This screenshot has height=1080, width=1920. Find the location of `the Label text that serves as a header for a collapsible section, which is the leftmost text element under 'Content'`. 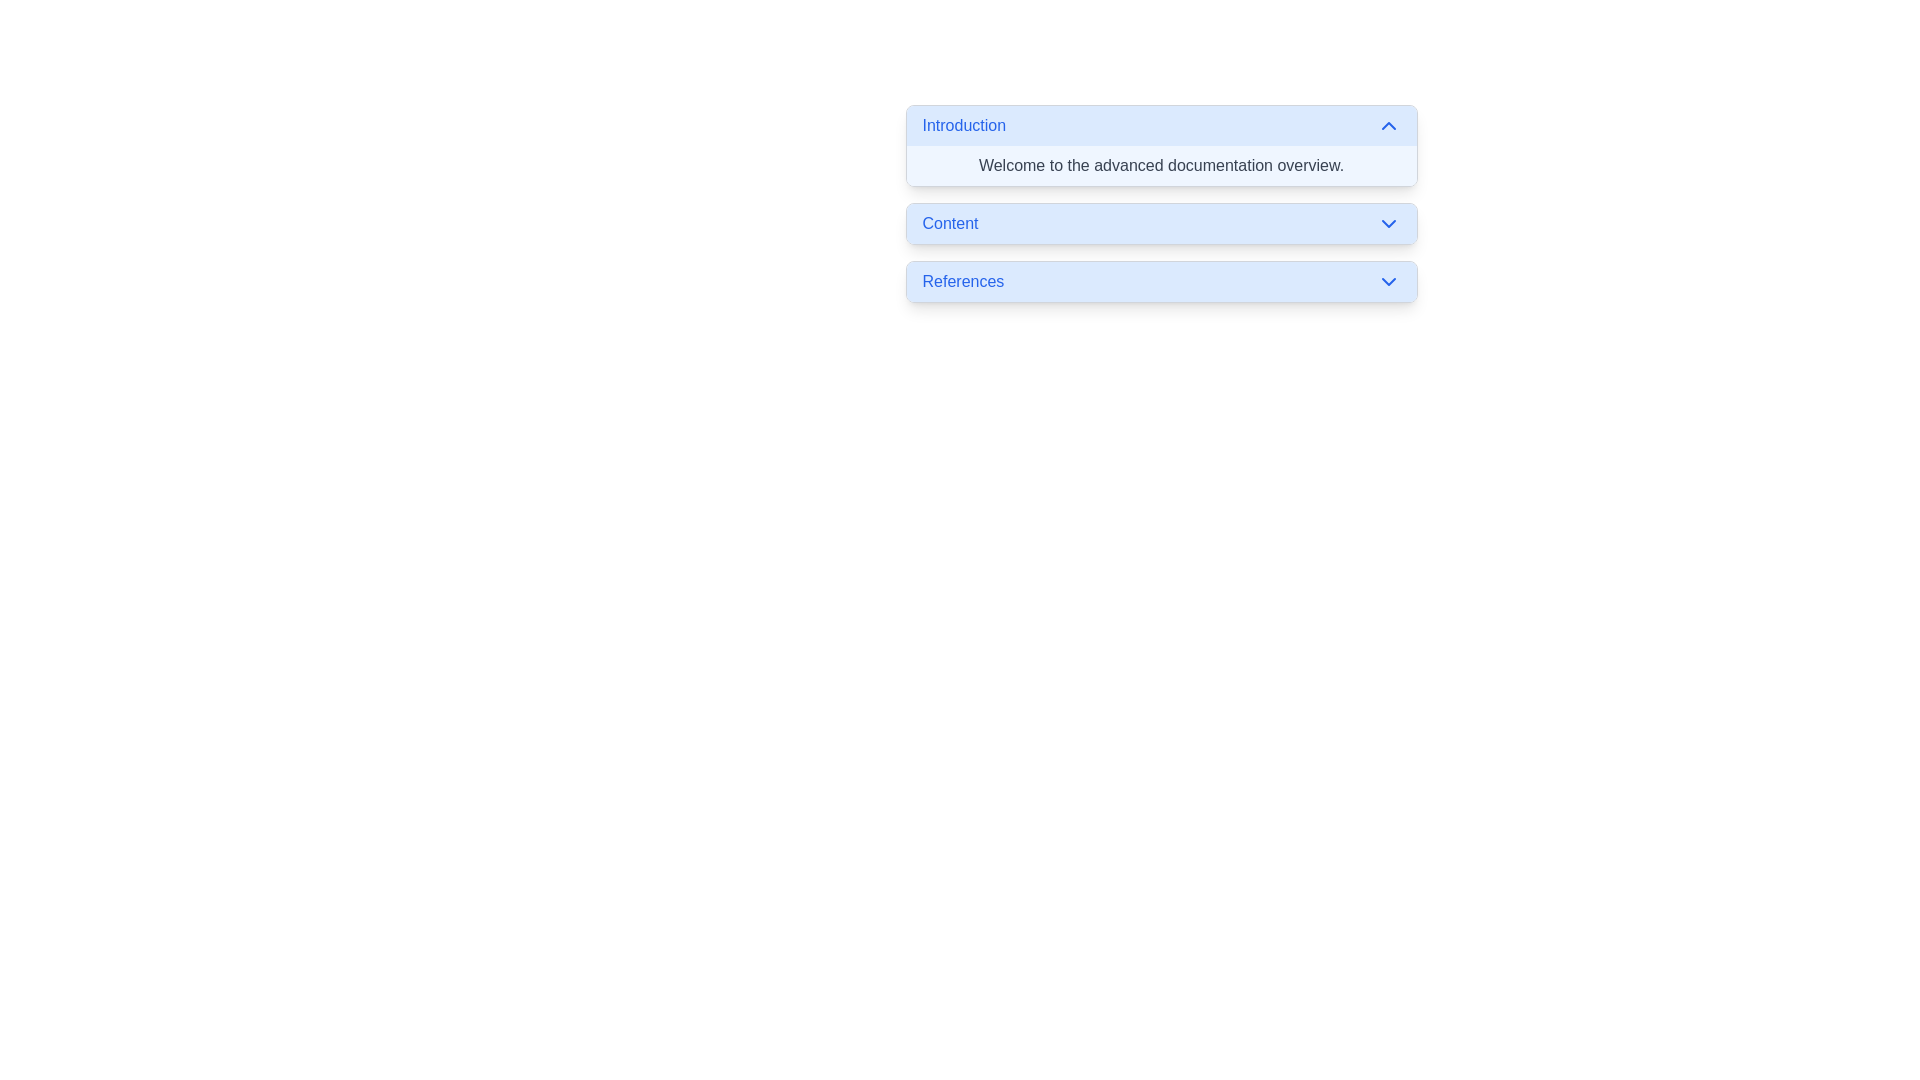

the Label text that serves as a header for a collapsible section, which is the leftmost text element under 'Content' is located at coordinates (963, 281).